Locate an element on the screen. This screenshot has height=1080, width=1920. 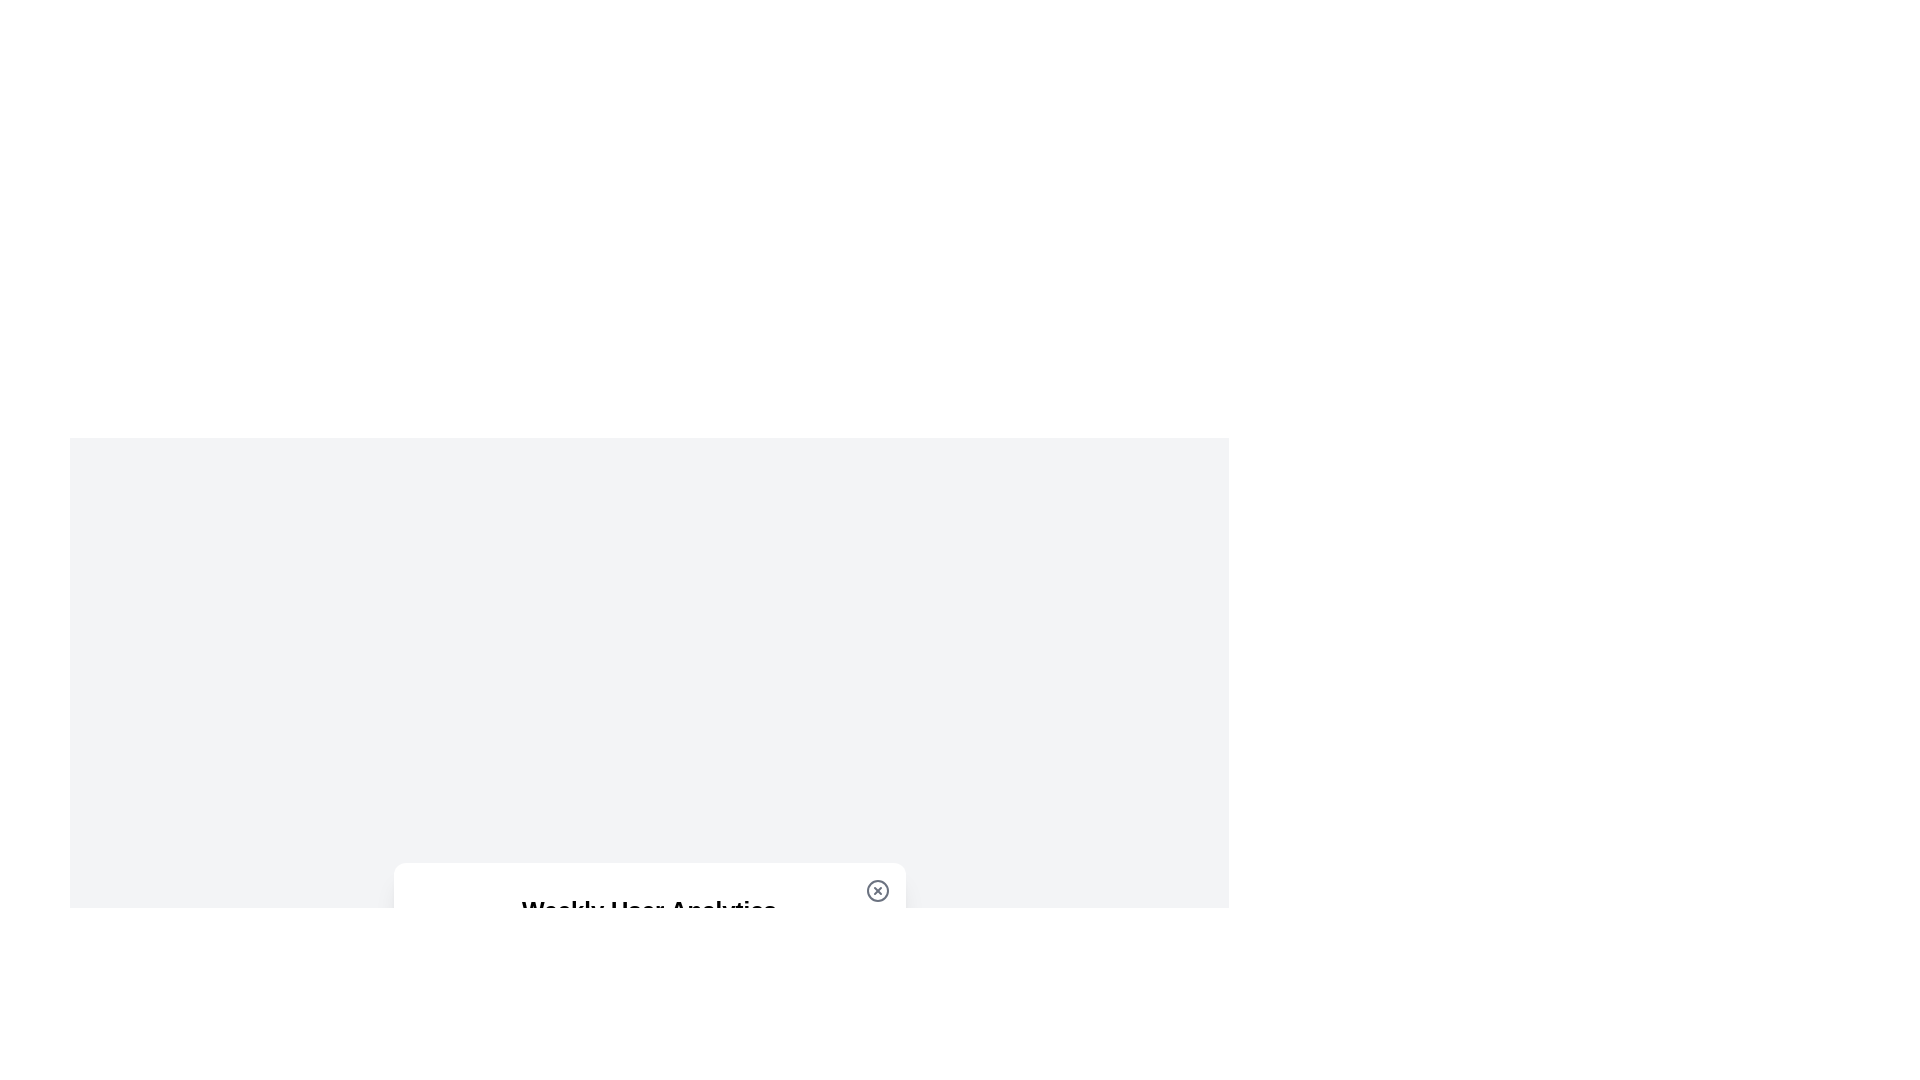
the text label displaying 'Monday' is located at coordinates (453, 977).